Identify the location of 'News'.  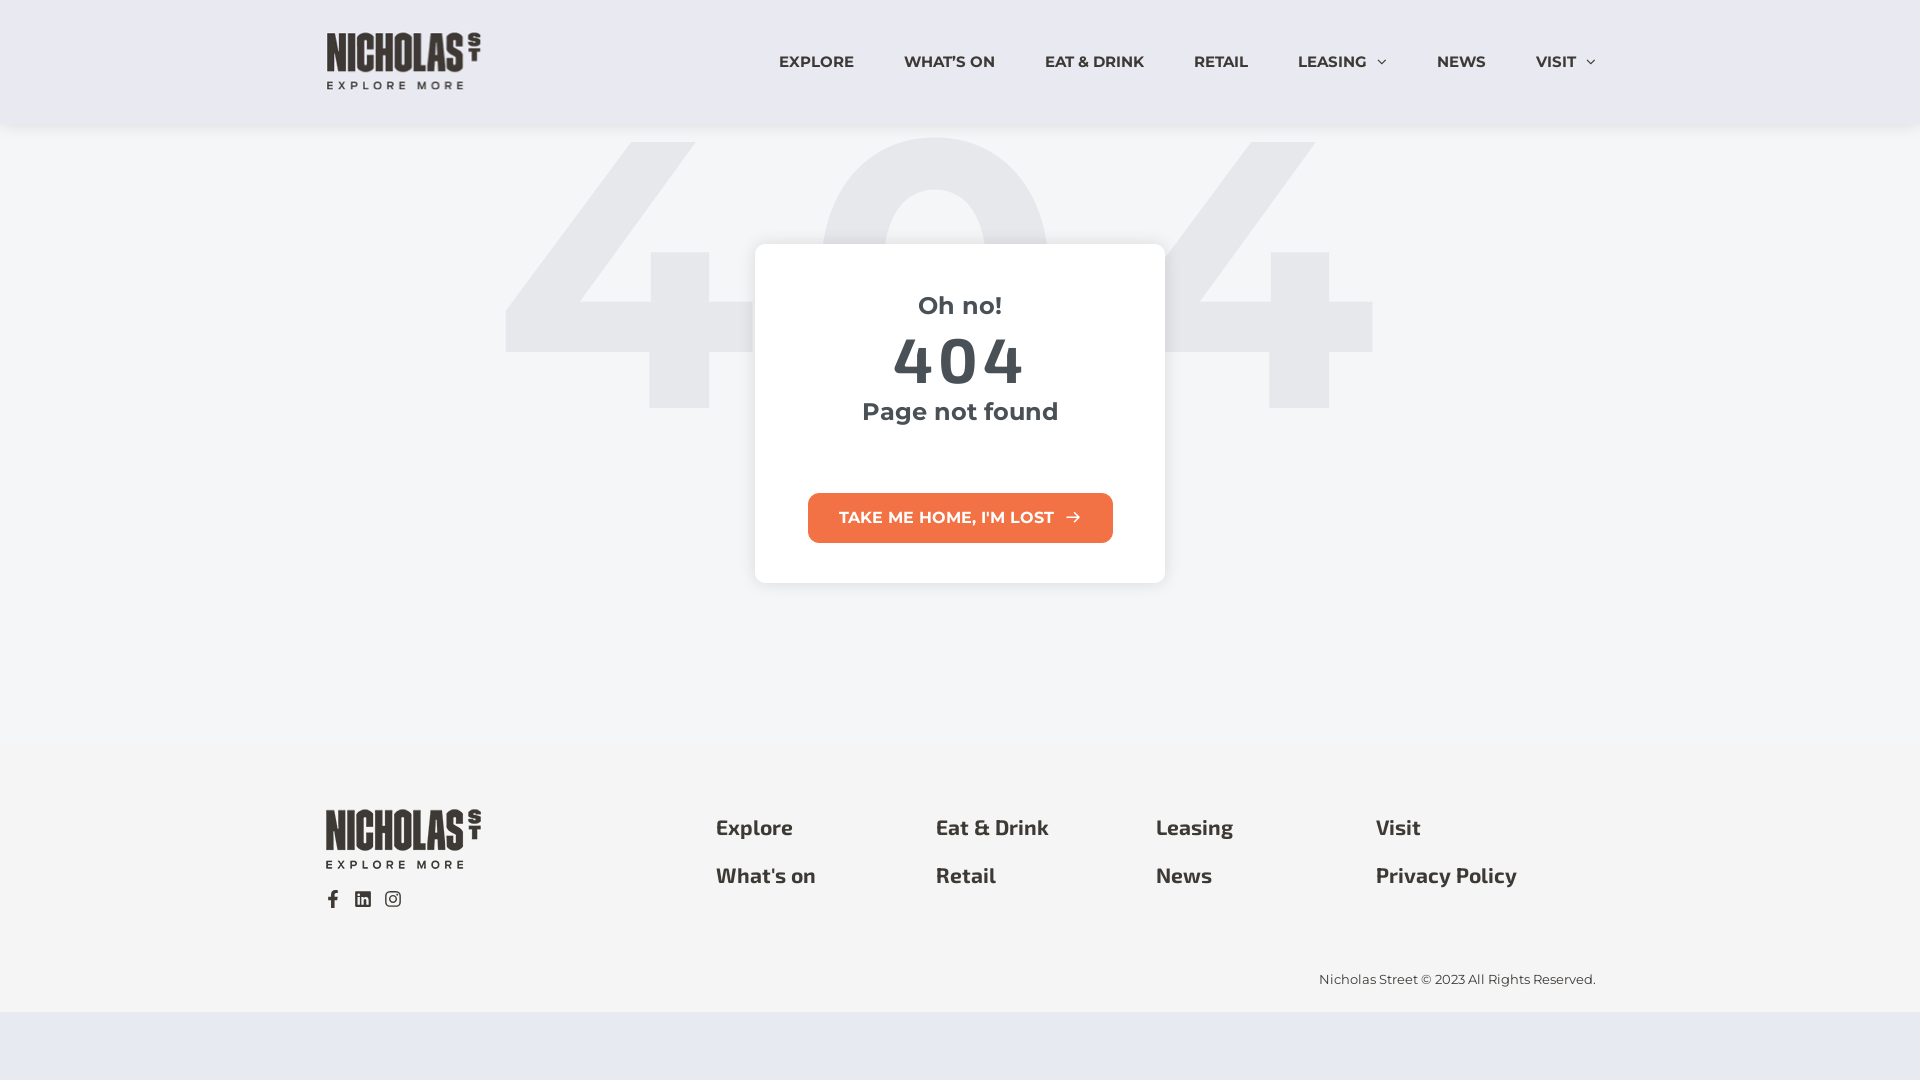
(1184, 874).